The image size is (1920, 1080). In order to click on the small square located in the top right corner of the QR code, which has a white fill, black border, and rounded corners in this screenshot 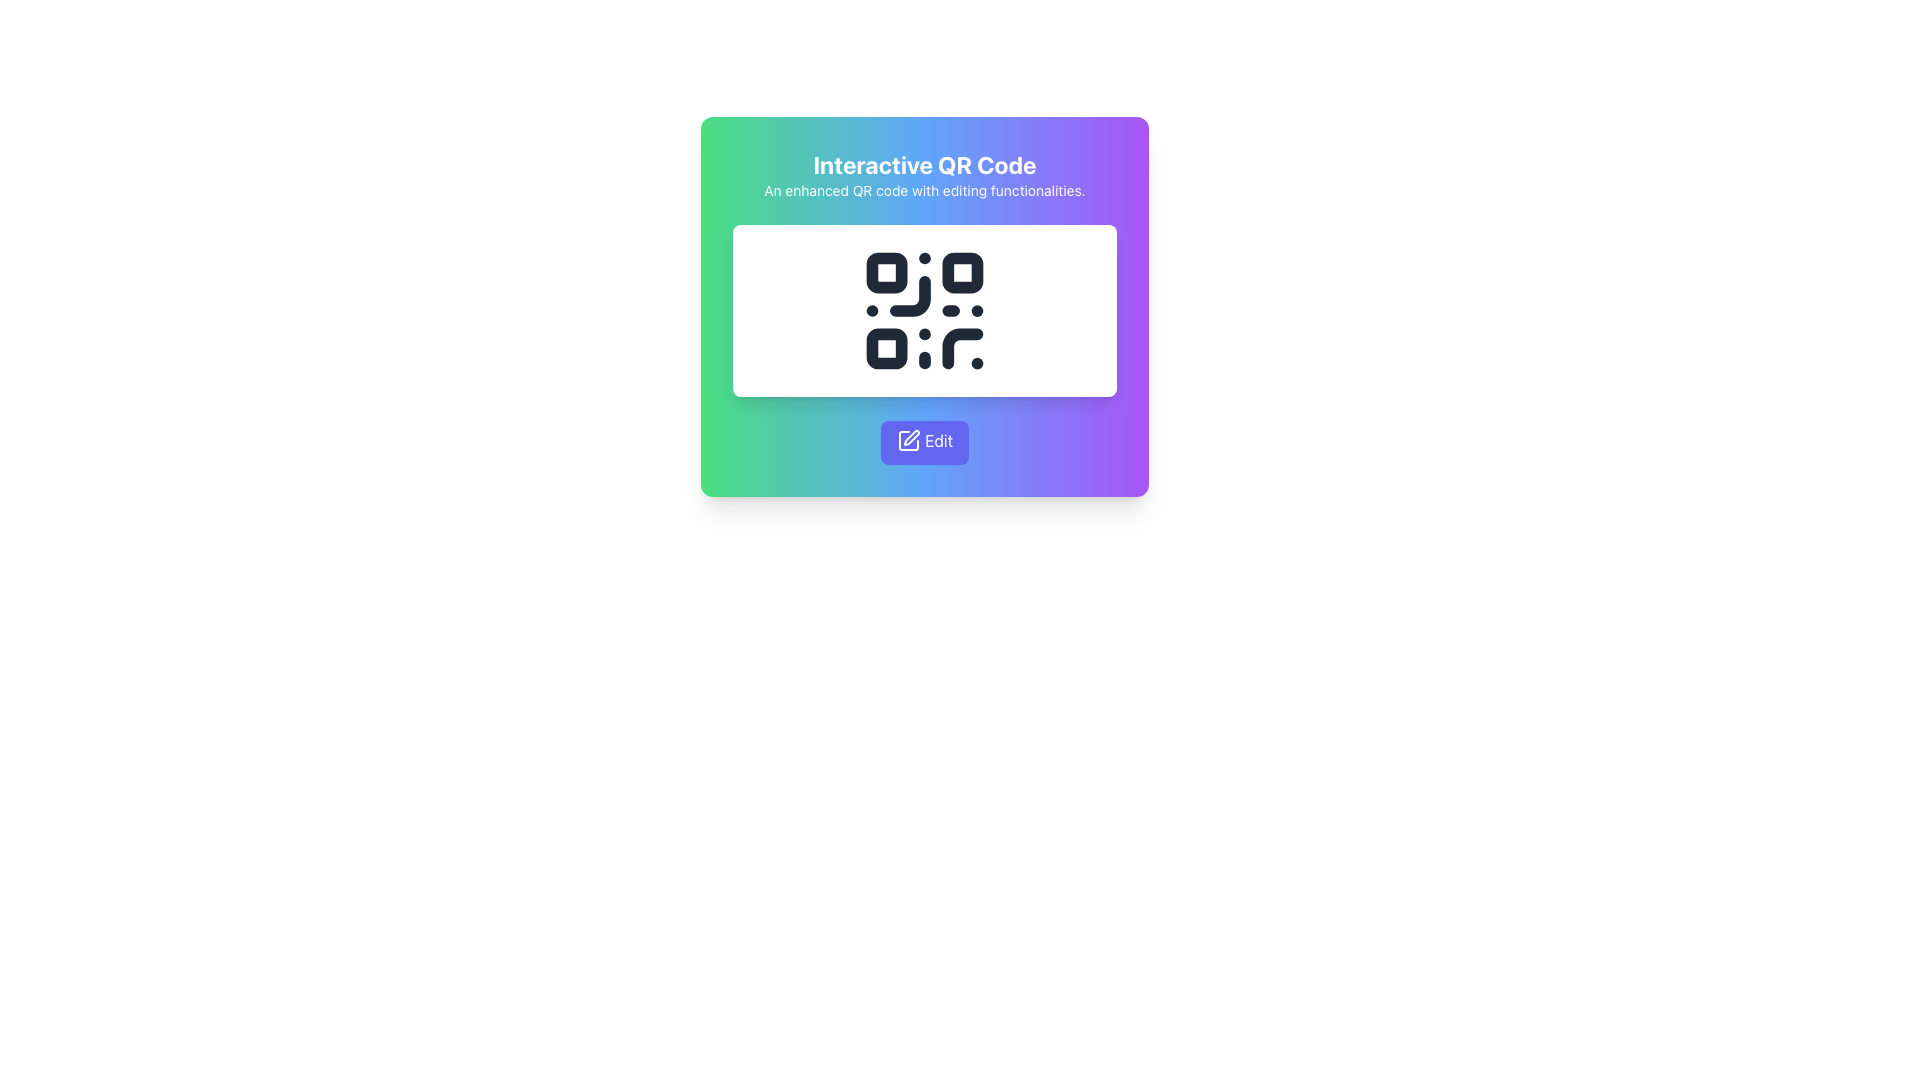, I will do `click(962, 273)`.